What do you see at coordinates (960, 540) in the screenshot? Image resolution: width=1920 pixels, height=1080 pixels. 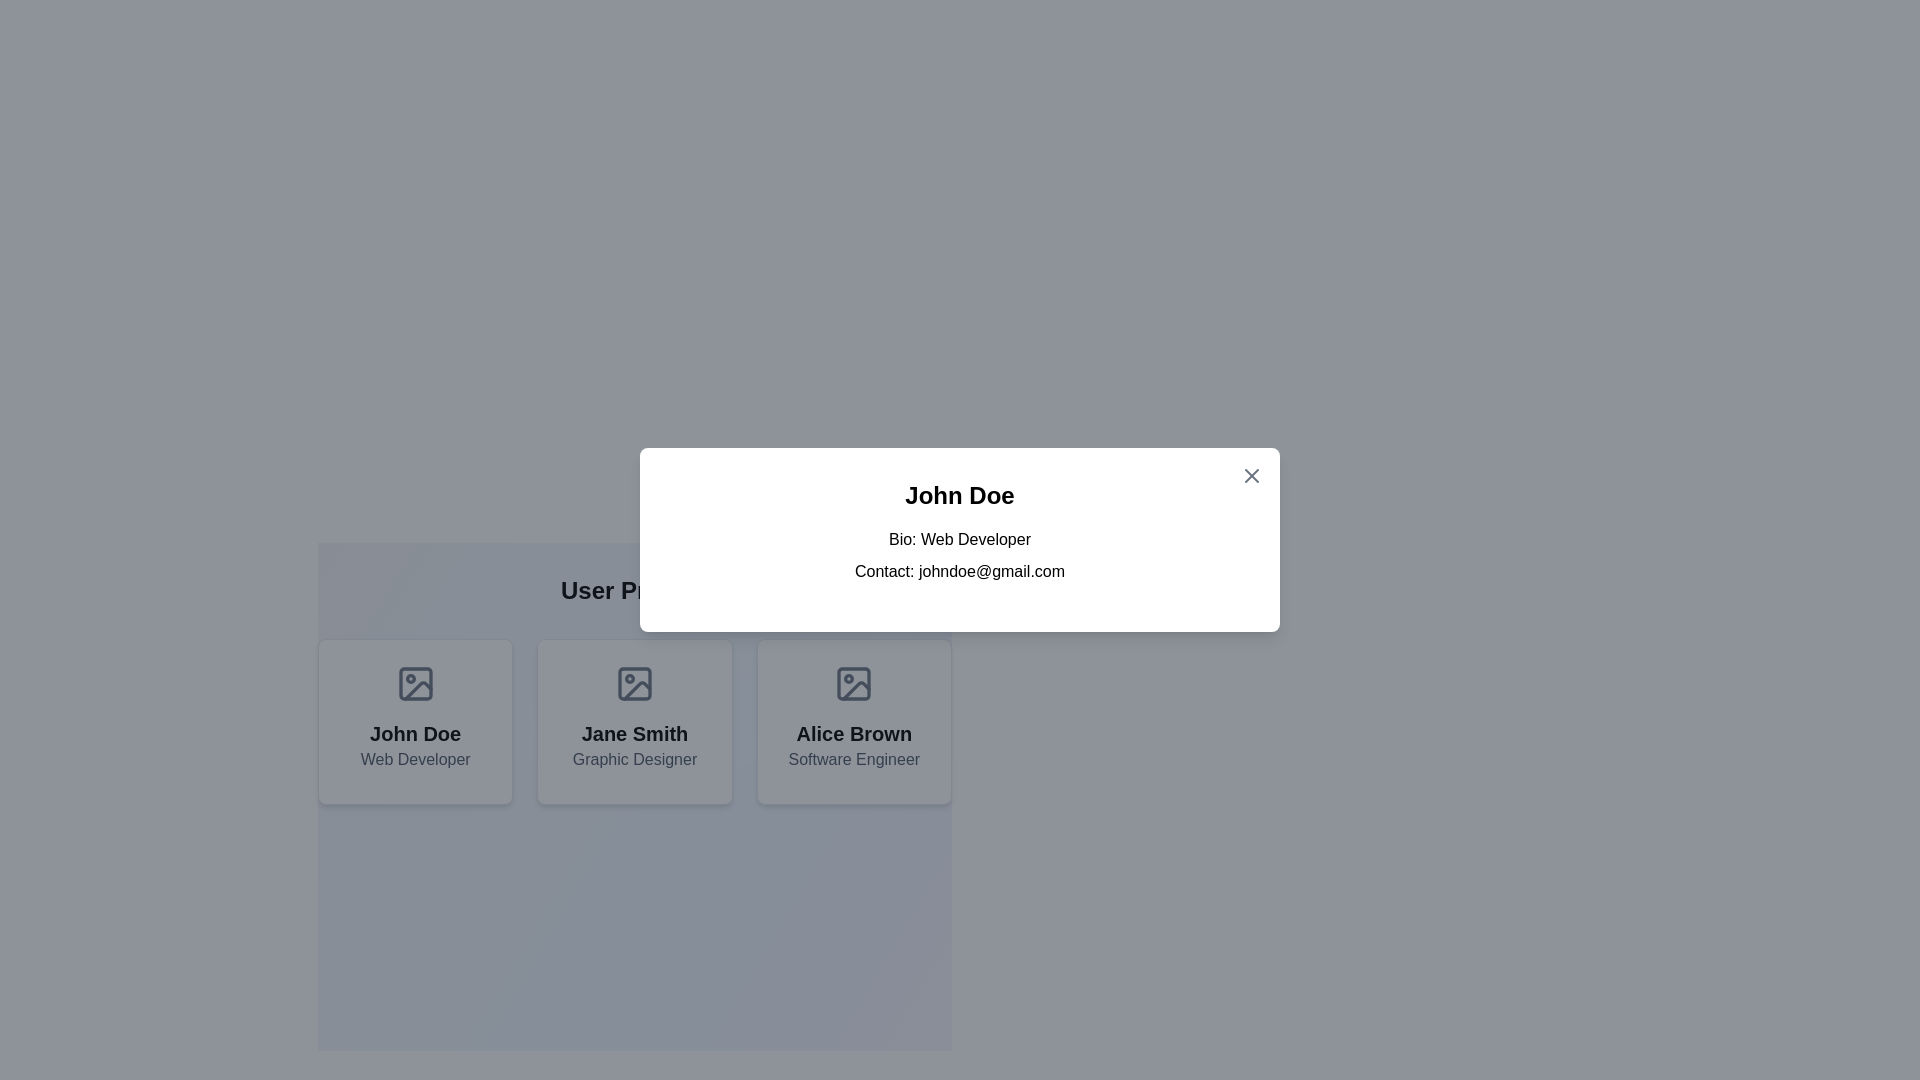 I see `the text label that describes a person's profession, located below 'John Doe' and above 'Contact: johndoe@gmail.com'` at bounding box center [960, 540].